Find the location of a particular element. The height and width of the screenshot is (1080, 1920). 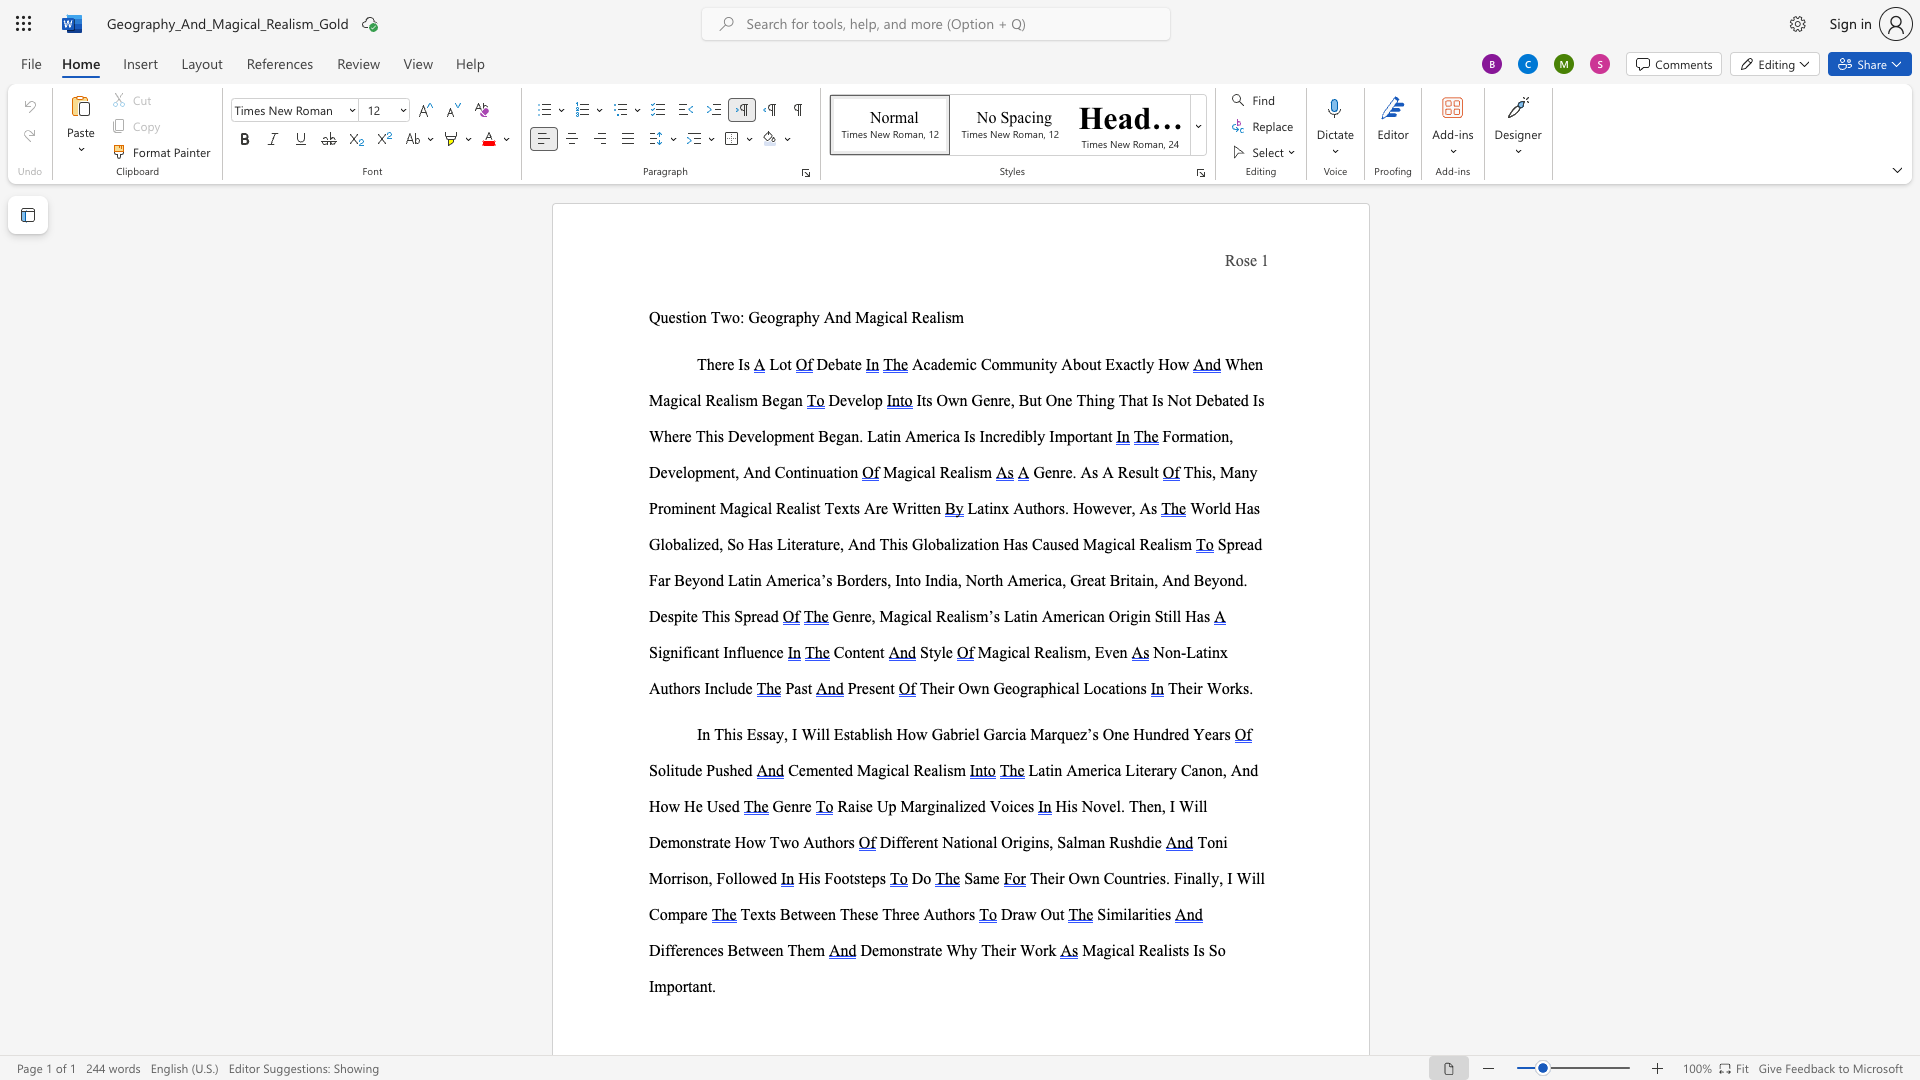

the 3th character "o" in the text is located at coordinates (1128, 687).